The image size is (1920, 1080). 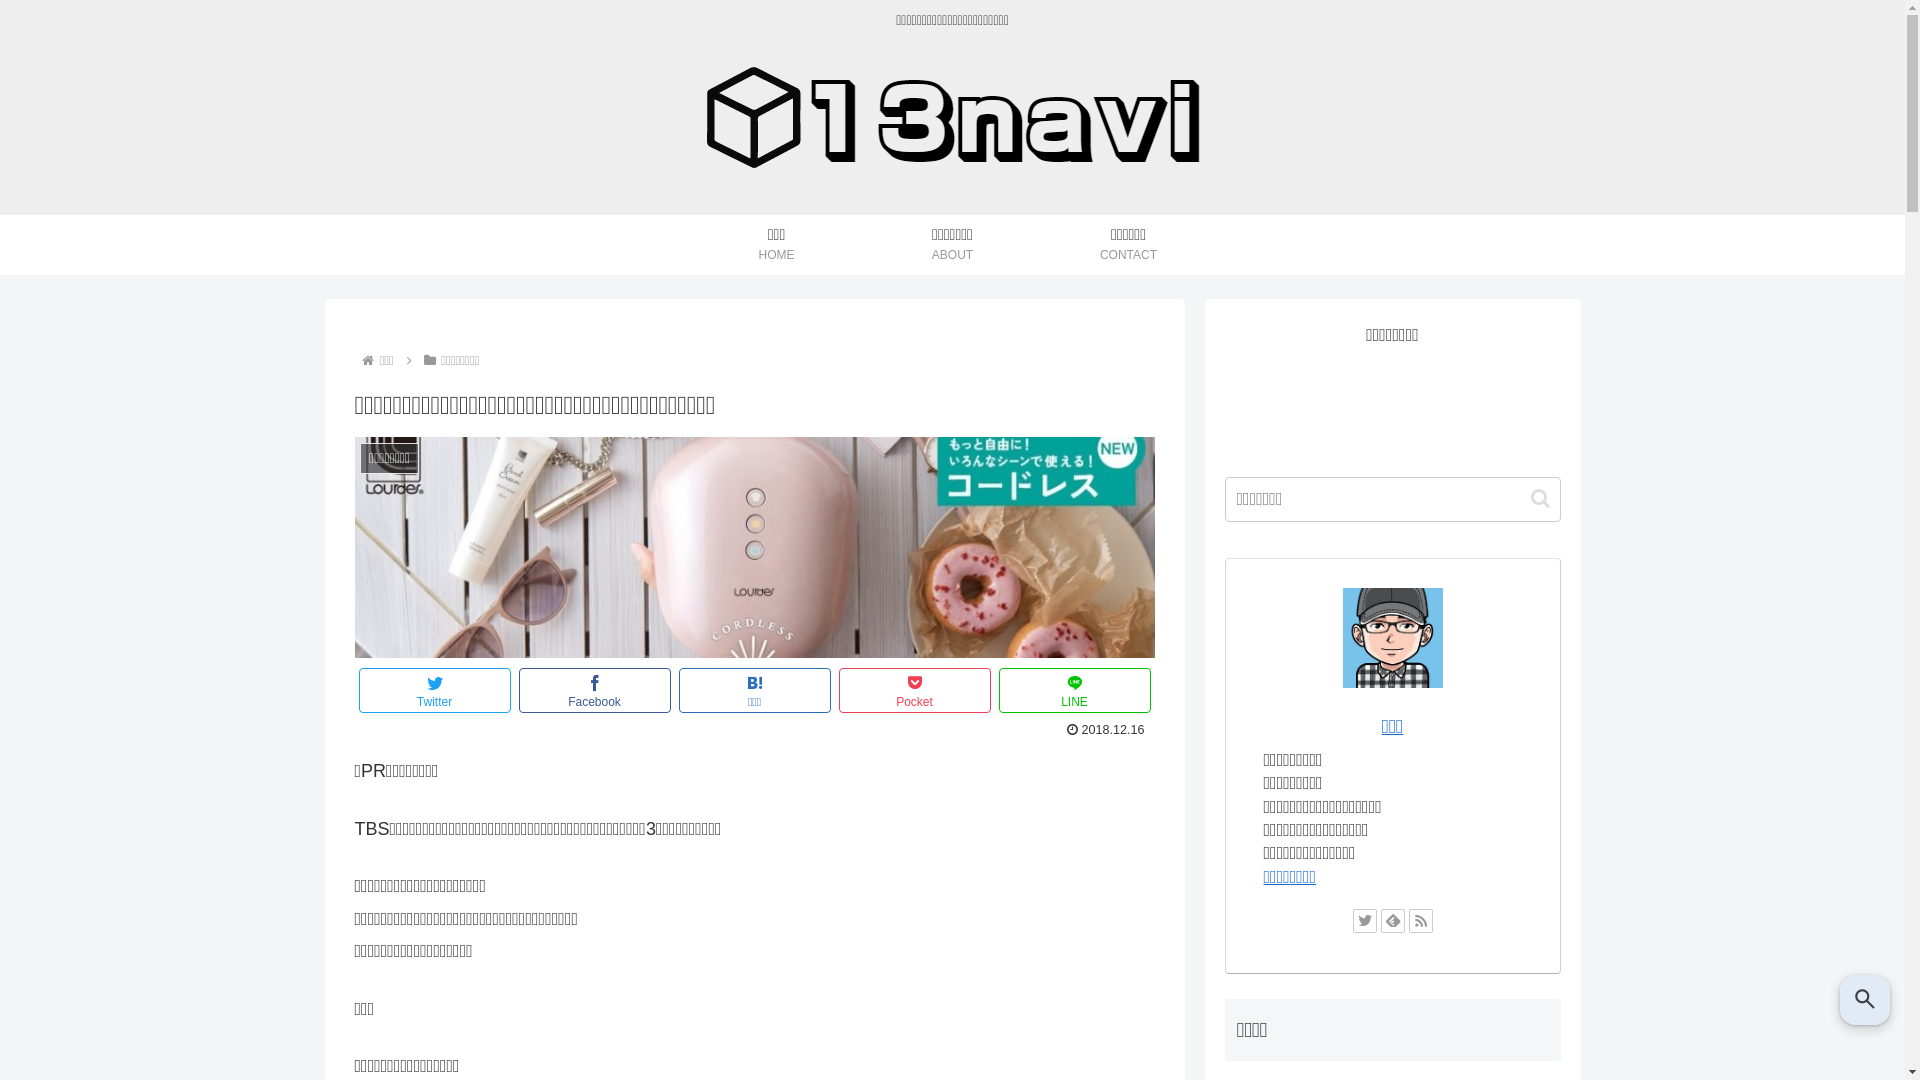 What do you see at coordinates (518, 689) in the screenshot?
I see `'Facebook'` at bounding box center [518, 689].